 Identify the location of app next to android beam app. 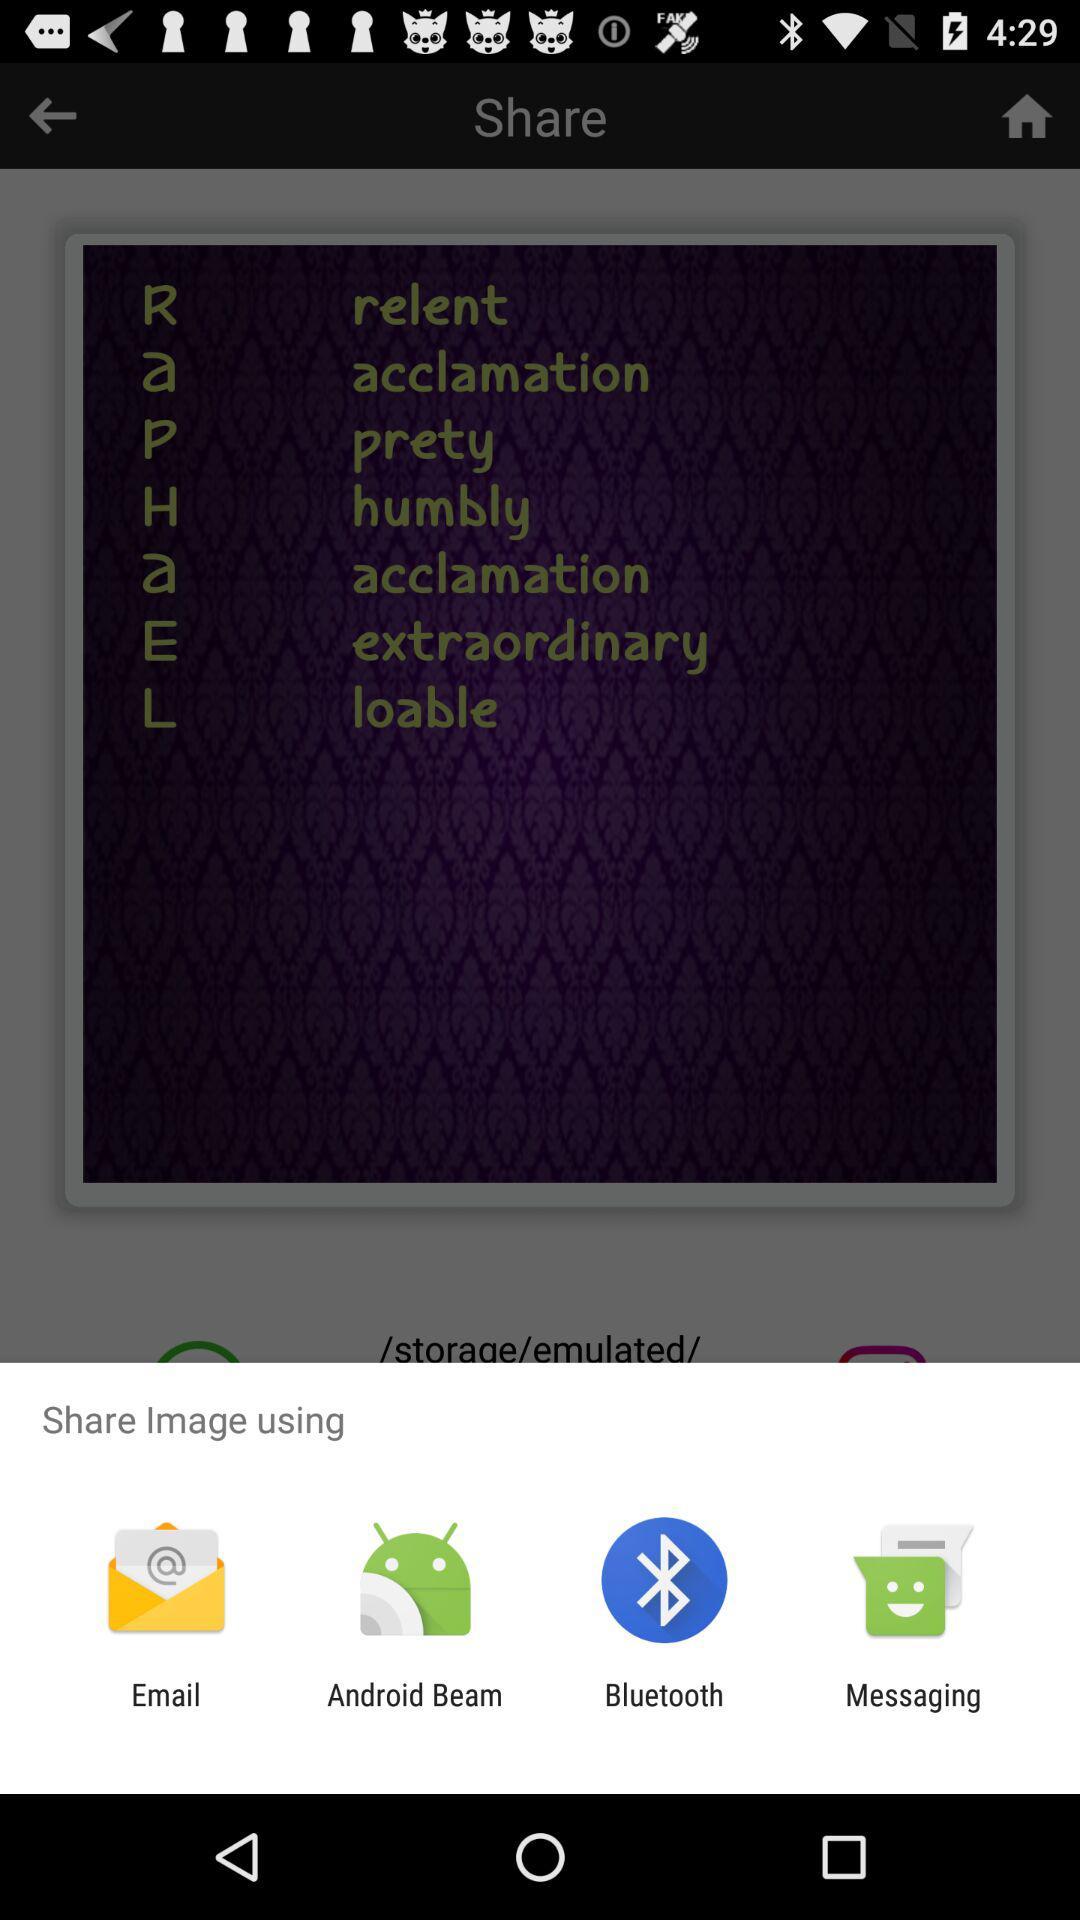
(165, 1711).